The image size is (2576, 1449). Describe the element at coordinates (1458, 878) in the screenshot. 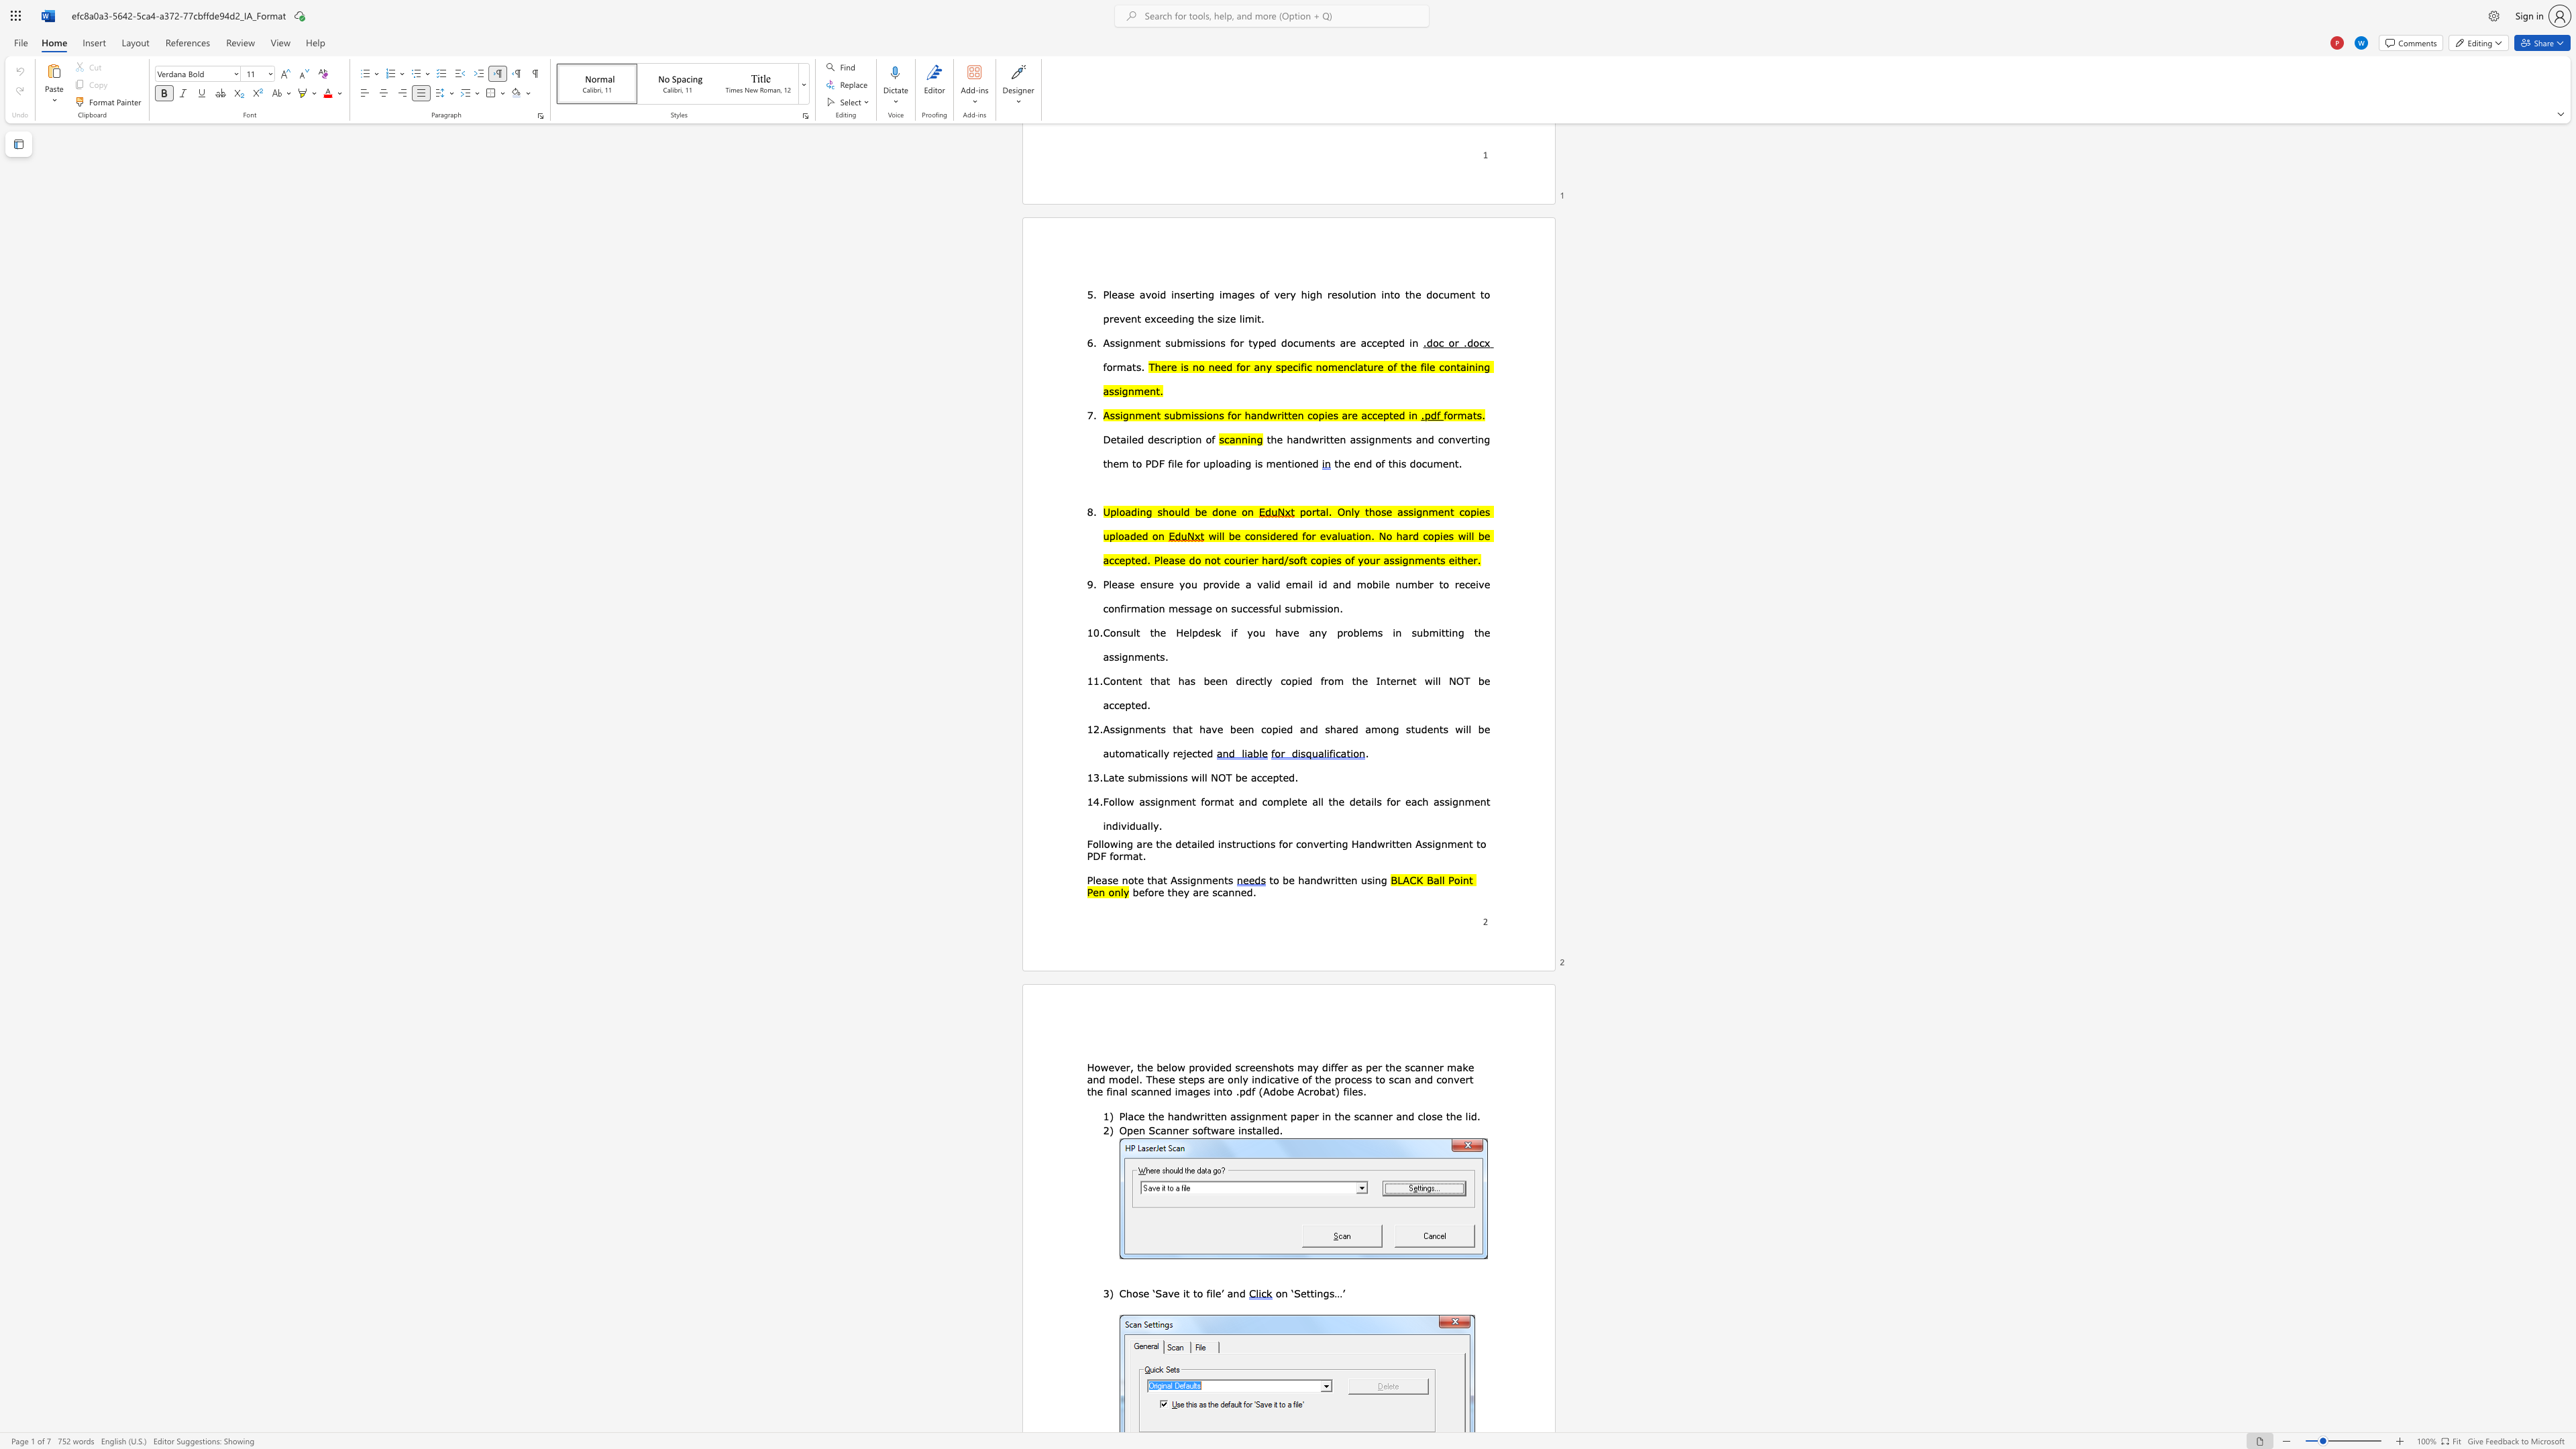

I see `the subset text "int Pe" within the text "BLACK Ball Point Pen only"` at that location.